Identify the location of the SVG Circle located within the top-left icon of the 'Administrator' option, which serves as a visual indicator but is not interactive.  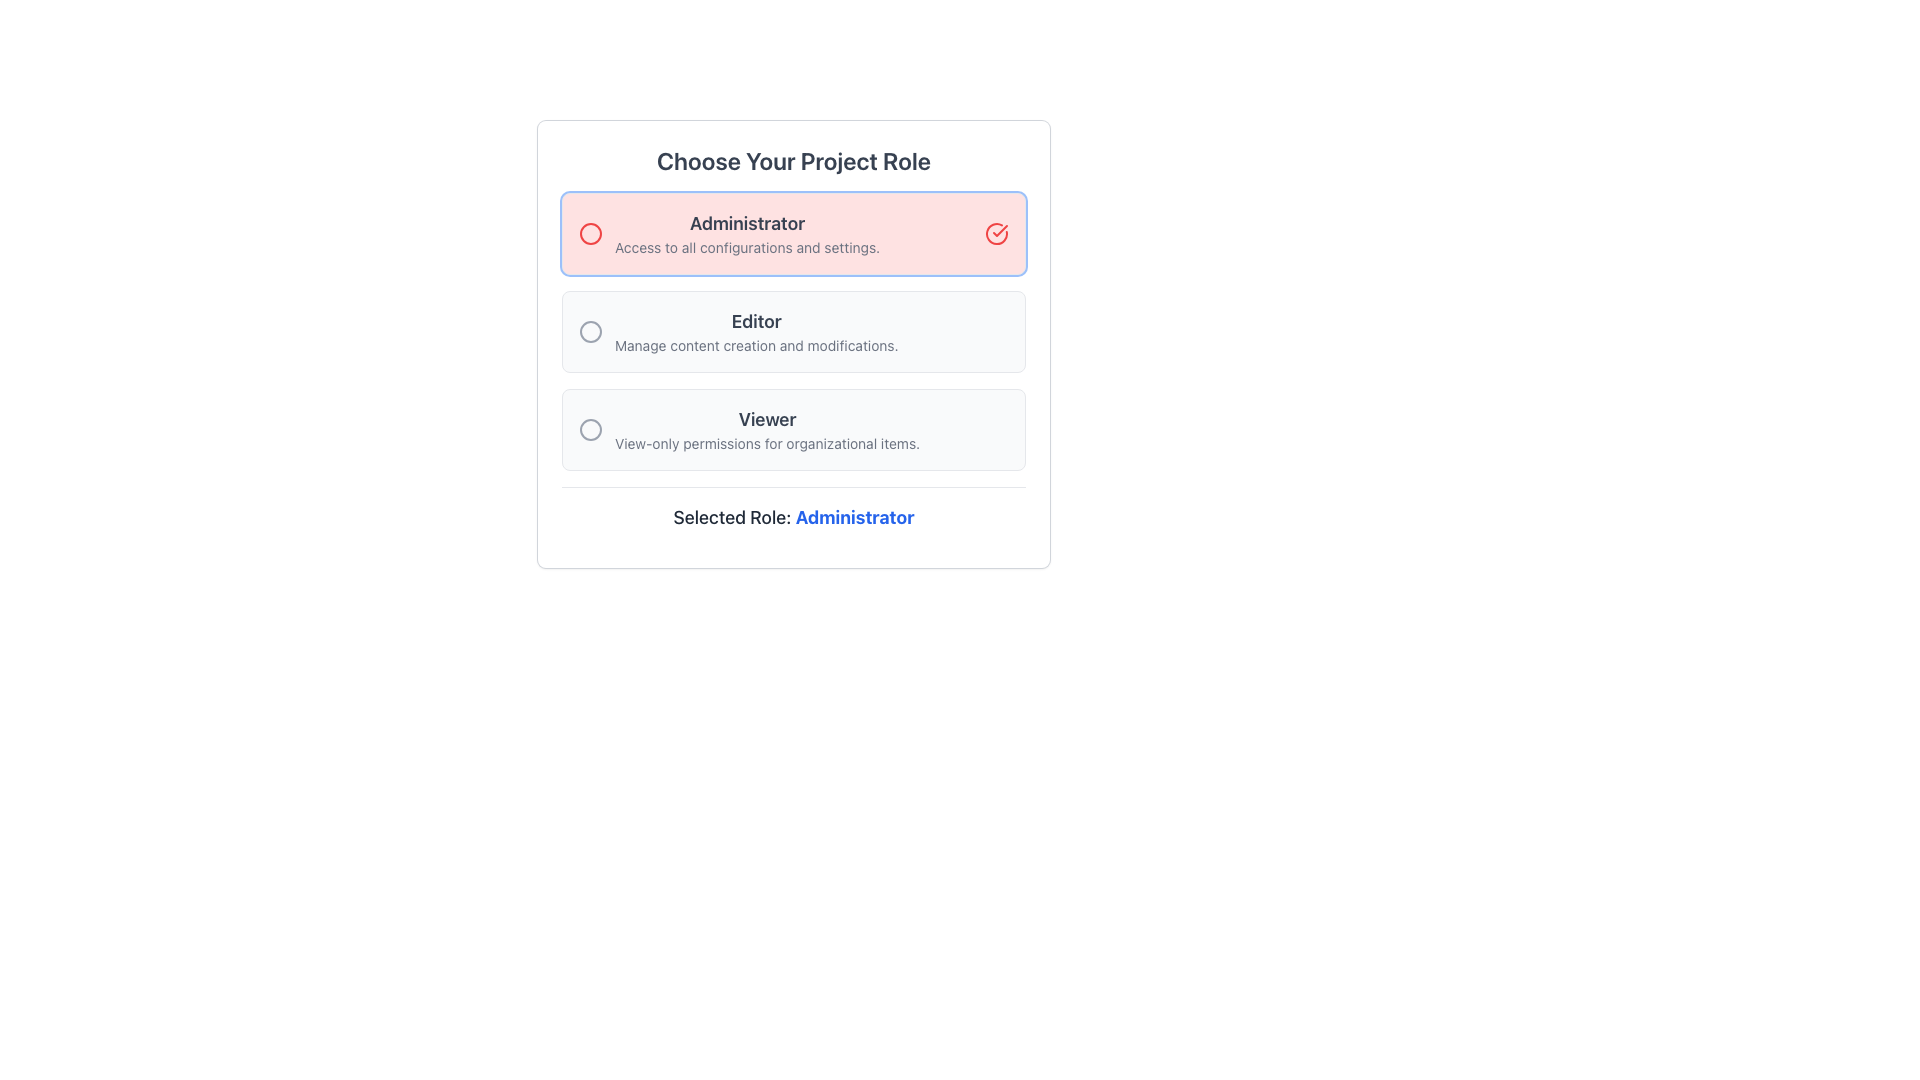
(589, 233).